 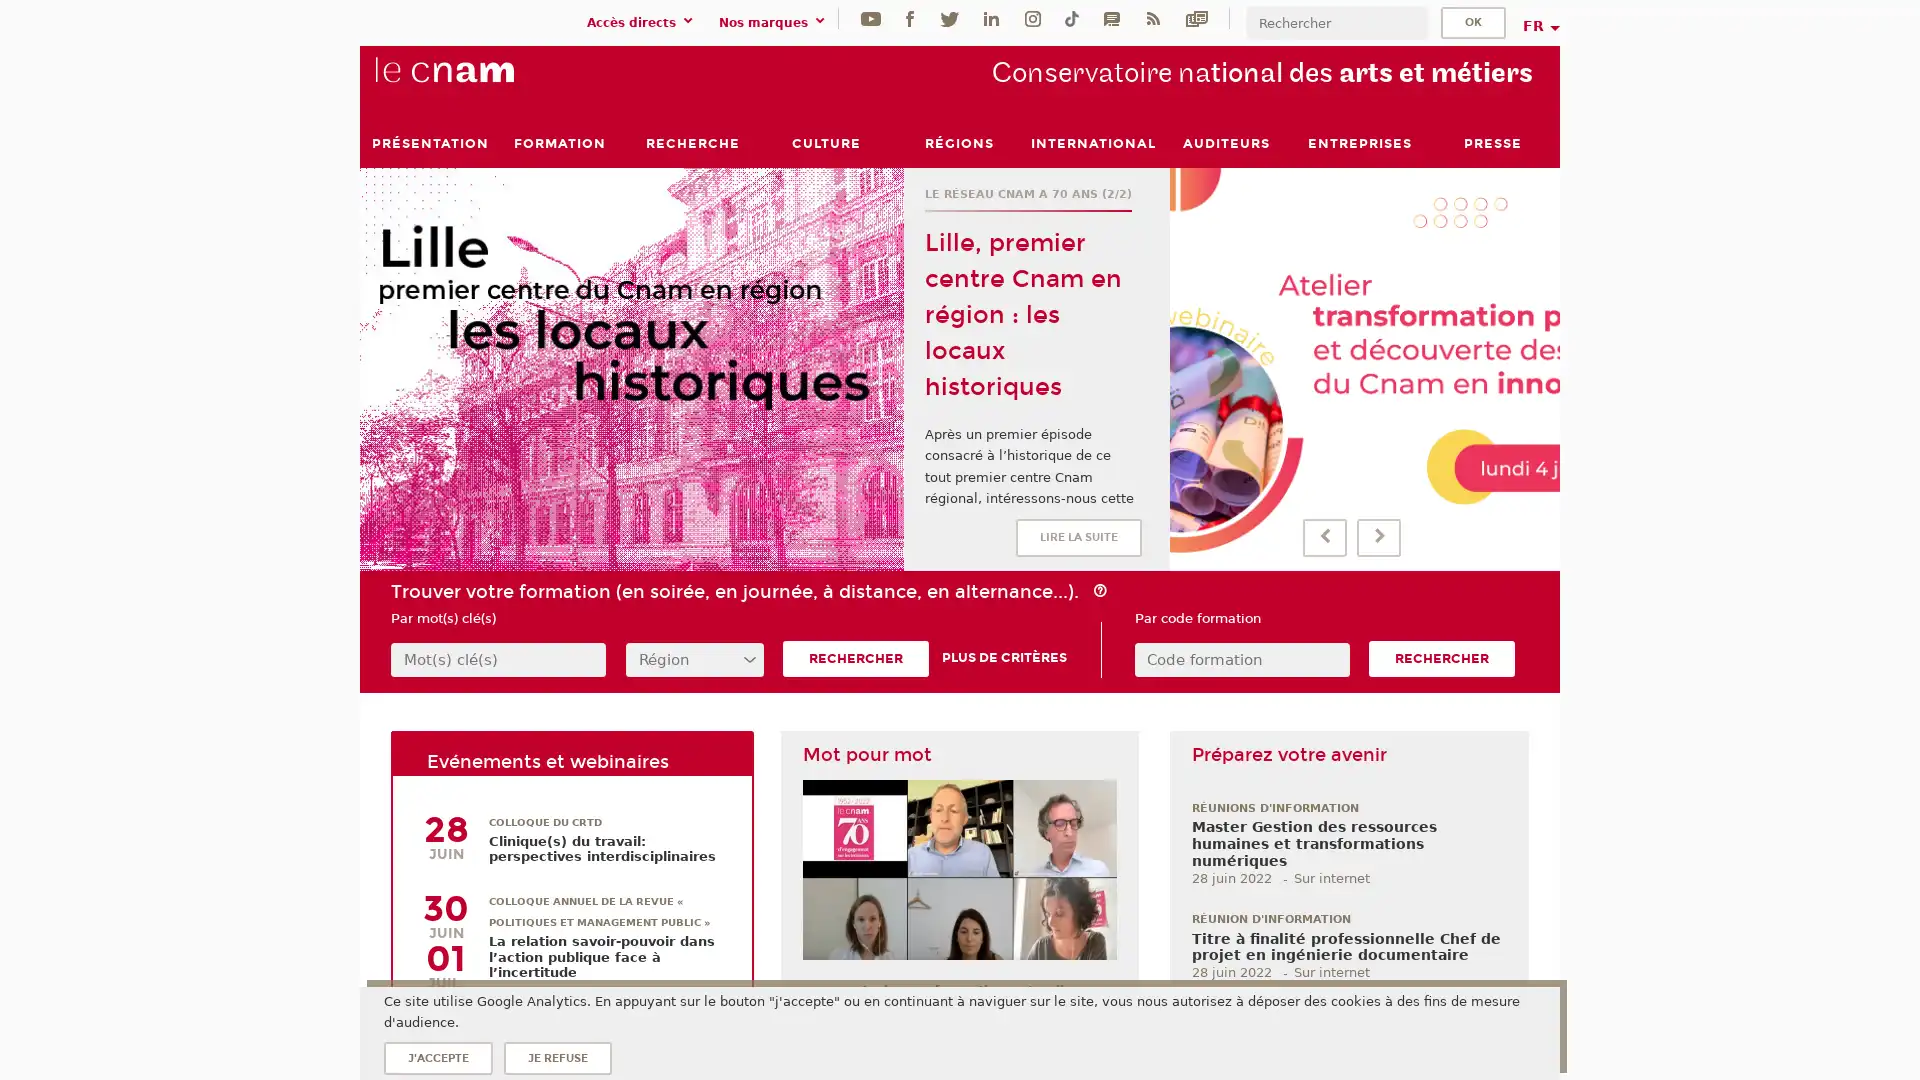 I want to click on RECHERCHER, so click(x=855, y=659).